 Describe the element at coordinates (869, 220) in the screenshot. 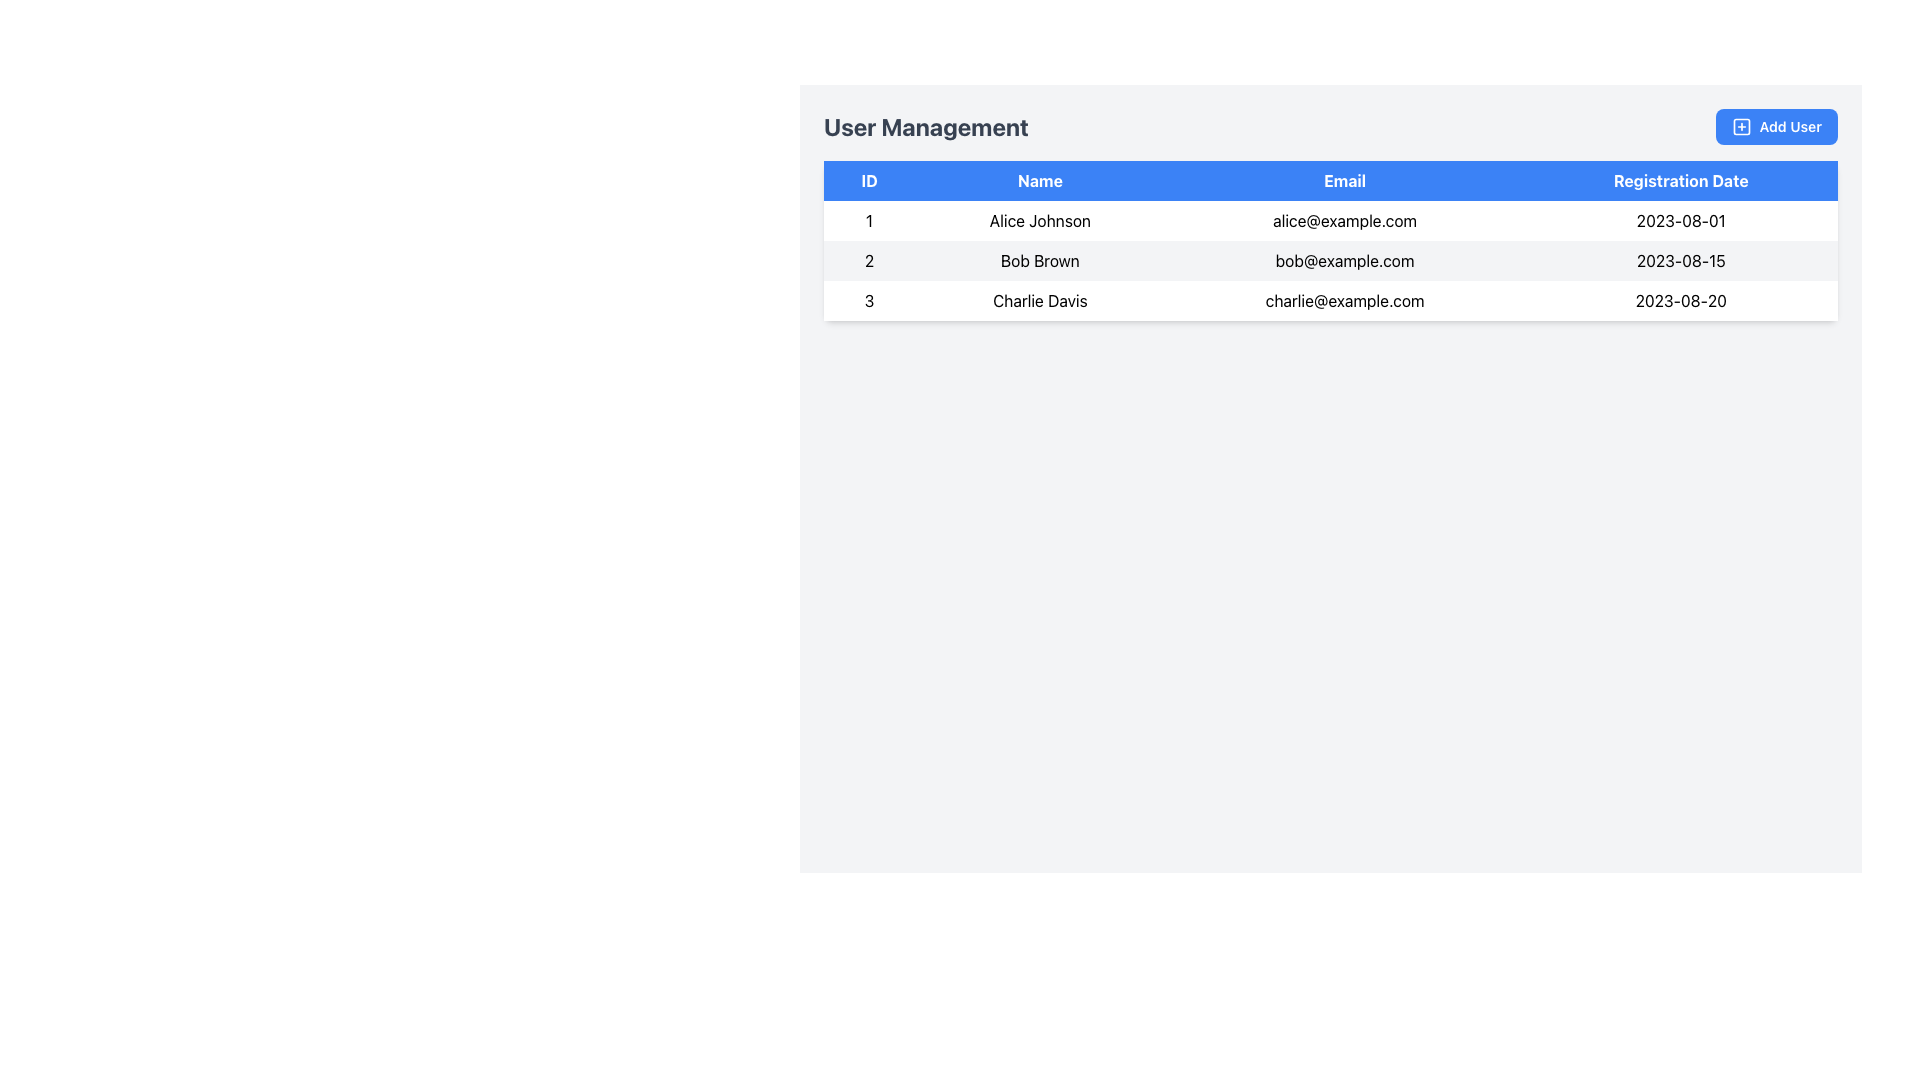

I see `the first table cell, which contains the text '1', styled with a white background and located beneath the 'ID' column header` at that location.